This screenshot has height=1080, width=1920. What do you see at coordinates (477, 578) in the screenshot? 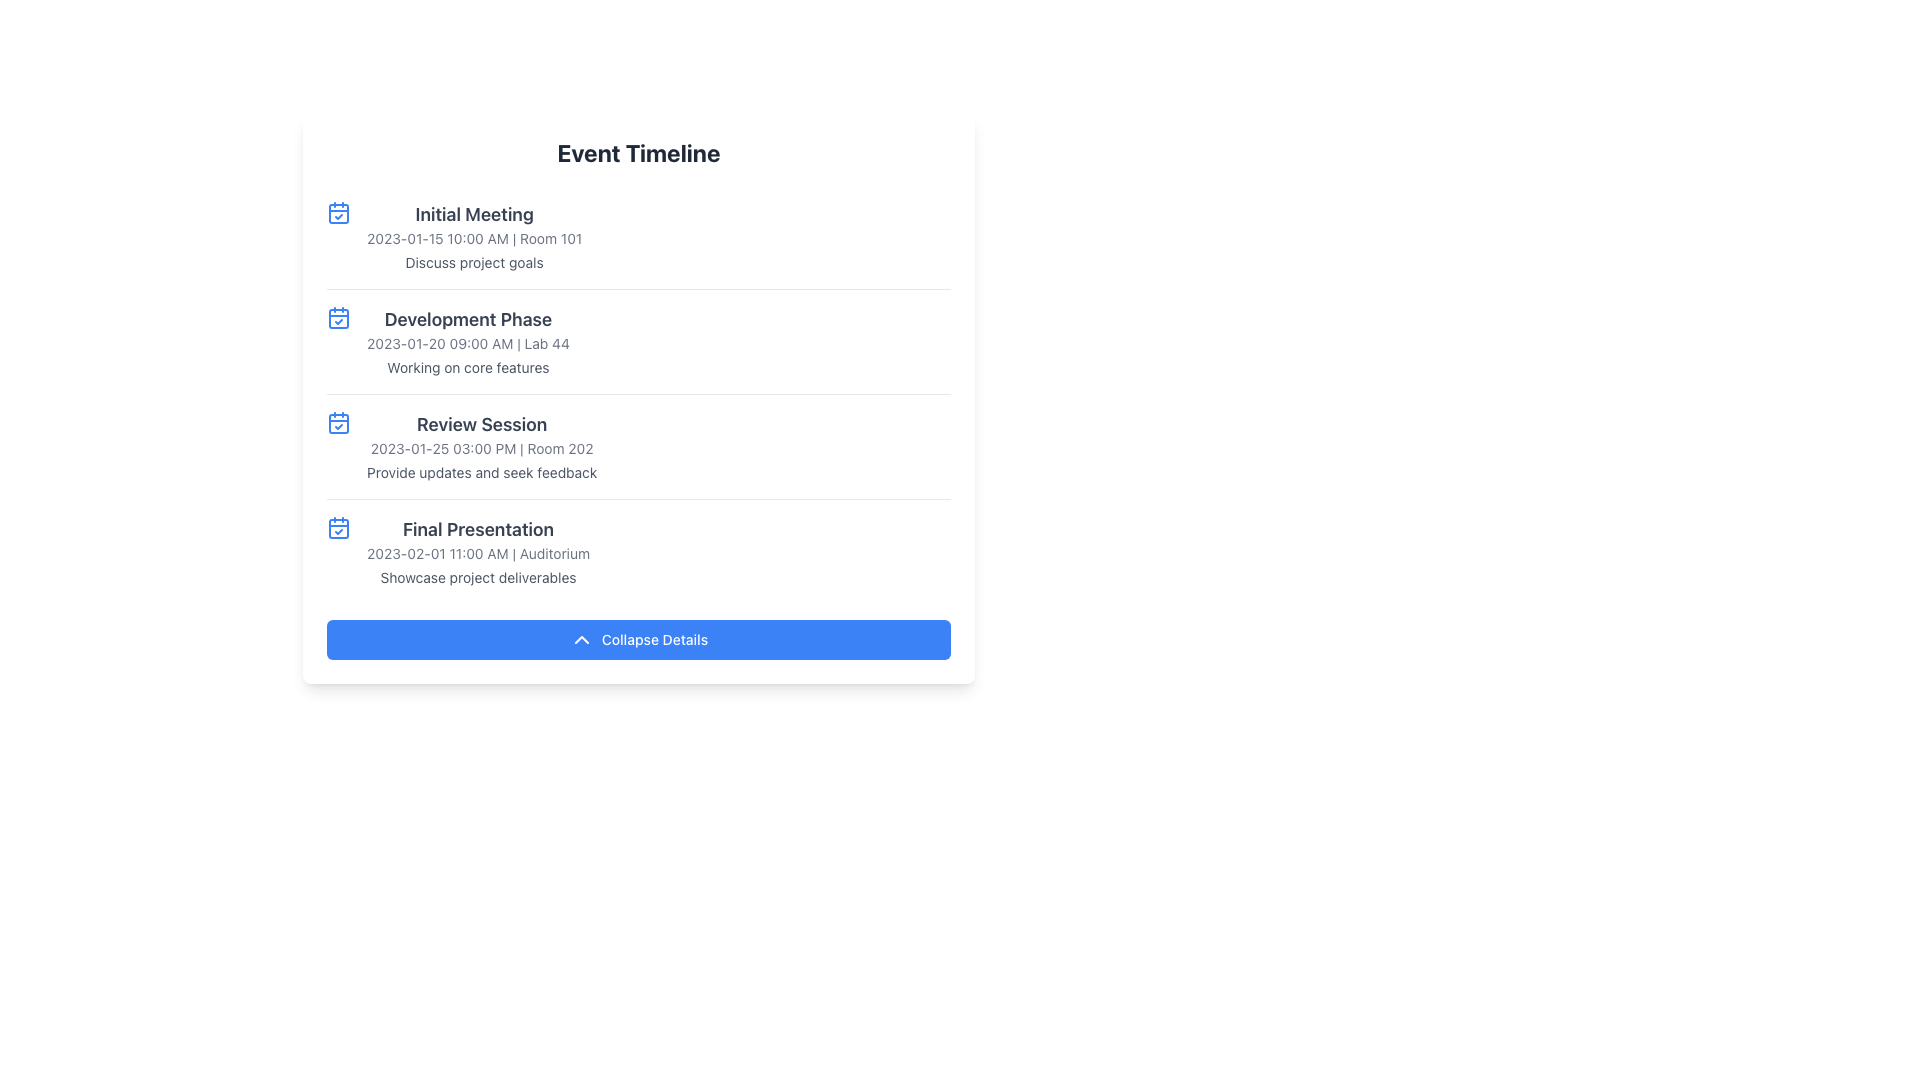
I see `the text element reading 'Showcase project deliverables' in gray color, located in the 'Final Presentation' section of the 'Event Timeline'` at bounding box center [477, 578].